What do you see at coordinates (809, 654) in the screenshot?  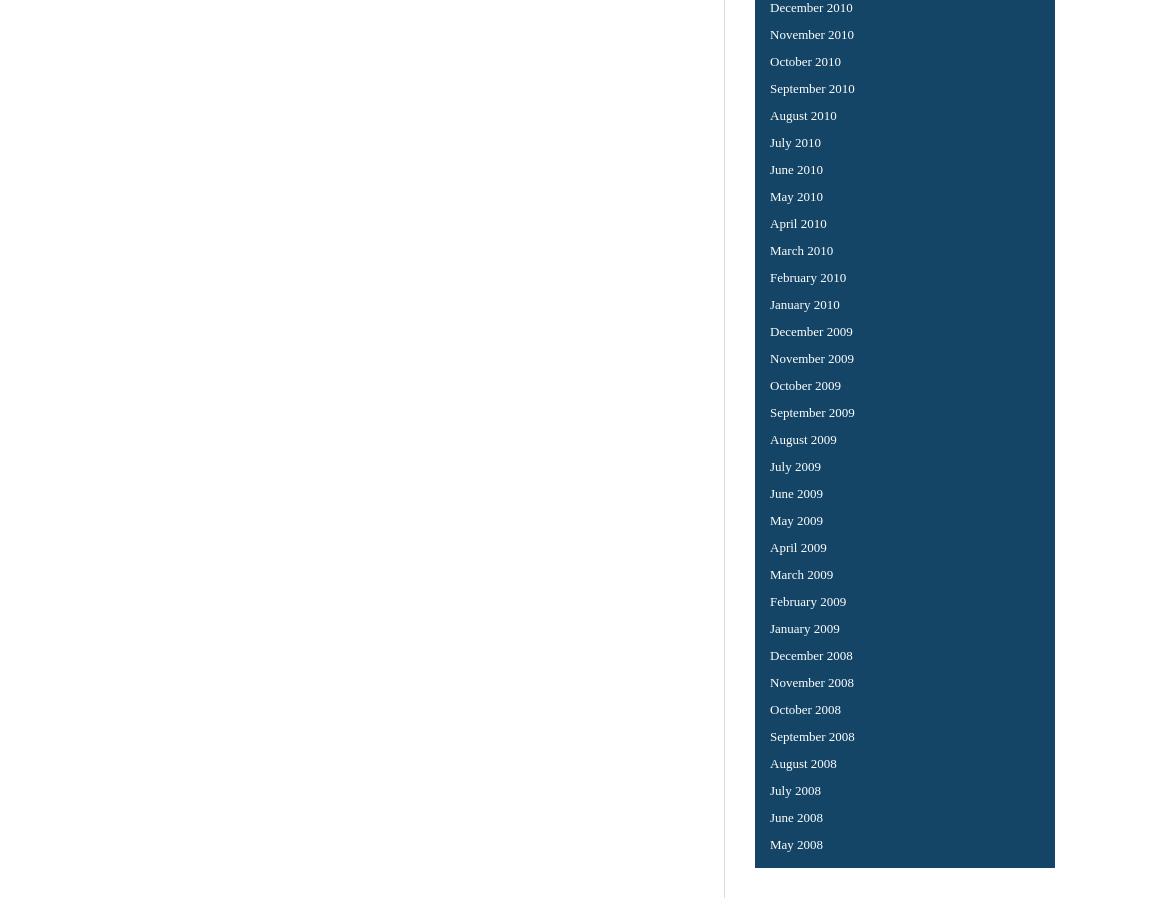 I see `'December 2008'` at bounding box center [809, 654].